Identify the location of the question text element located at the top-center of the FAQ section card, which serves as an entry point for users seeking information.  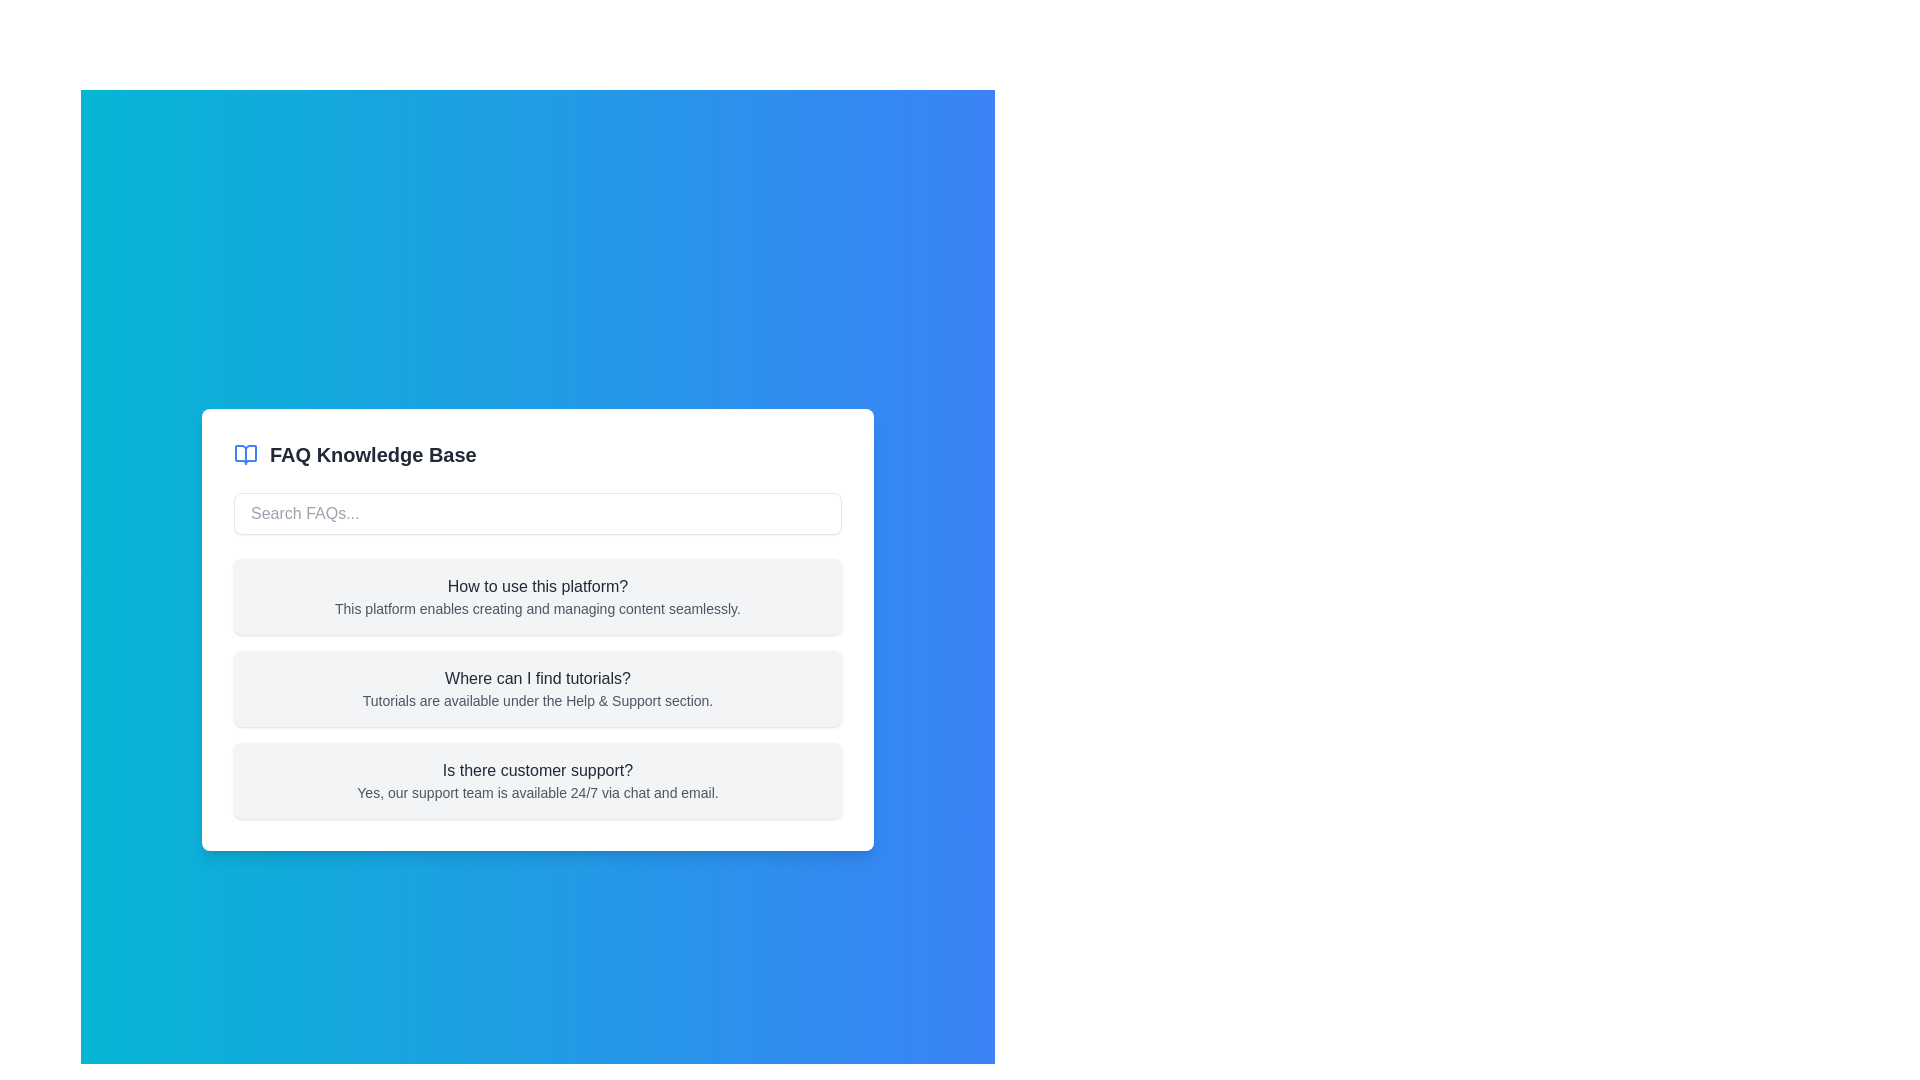
(537, 585).